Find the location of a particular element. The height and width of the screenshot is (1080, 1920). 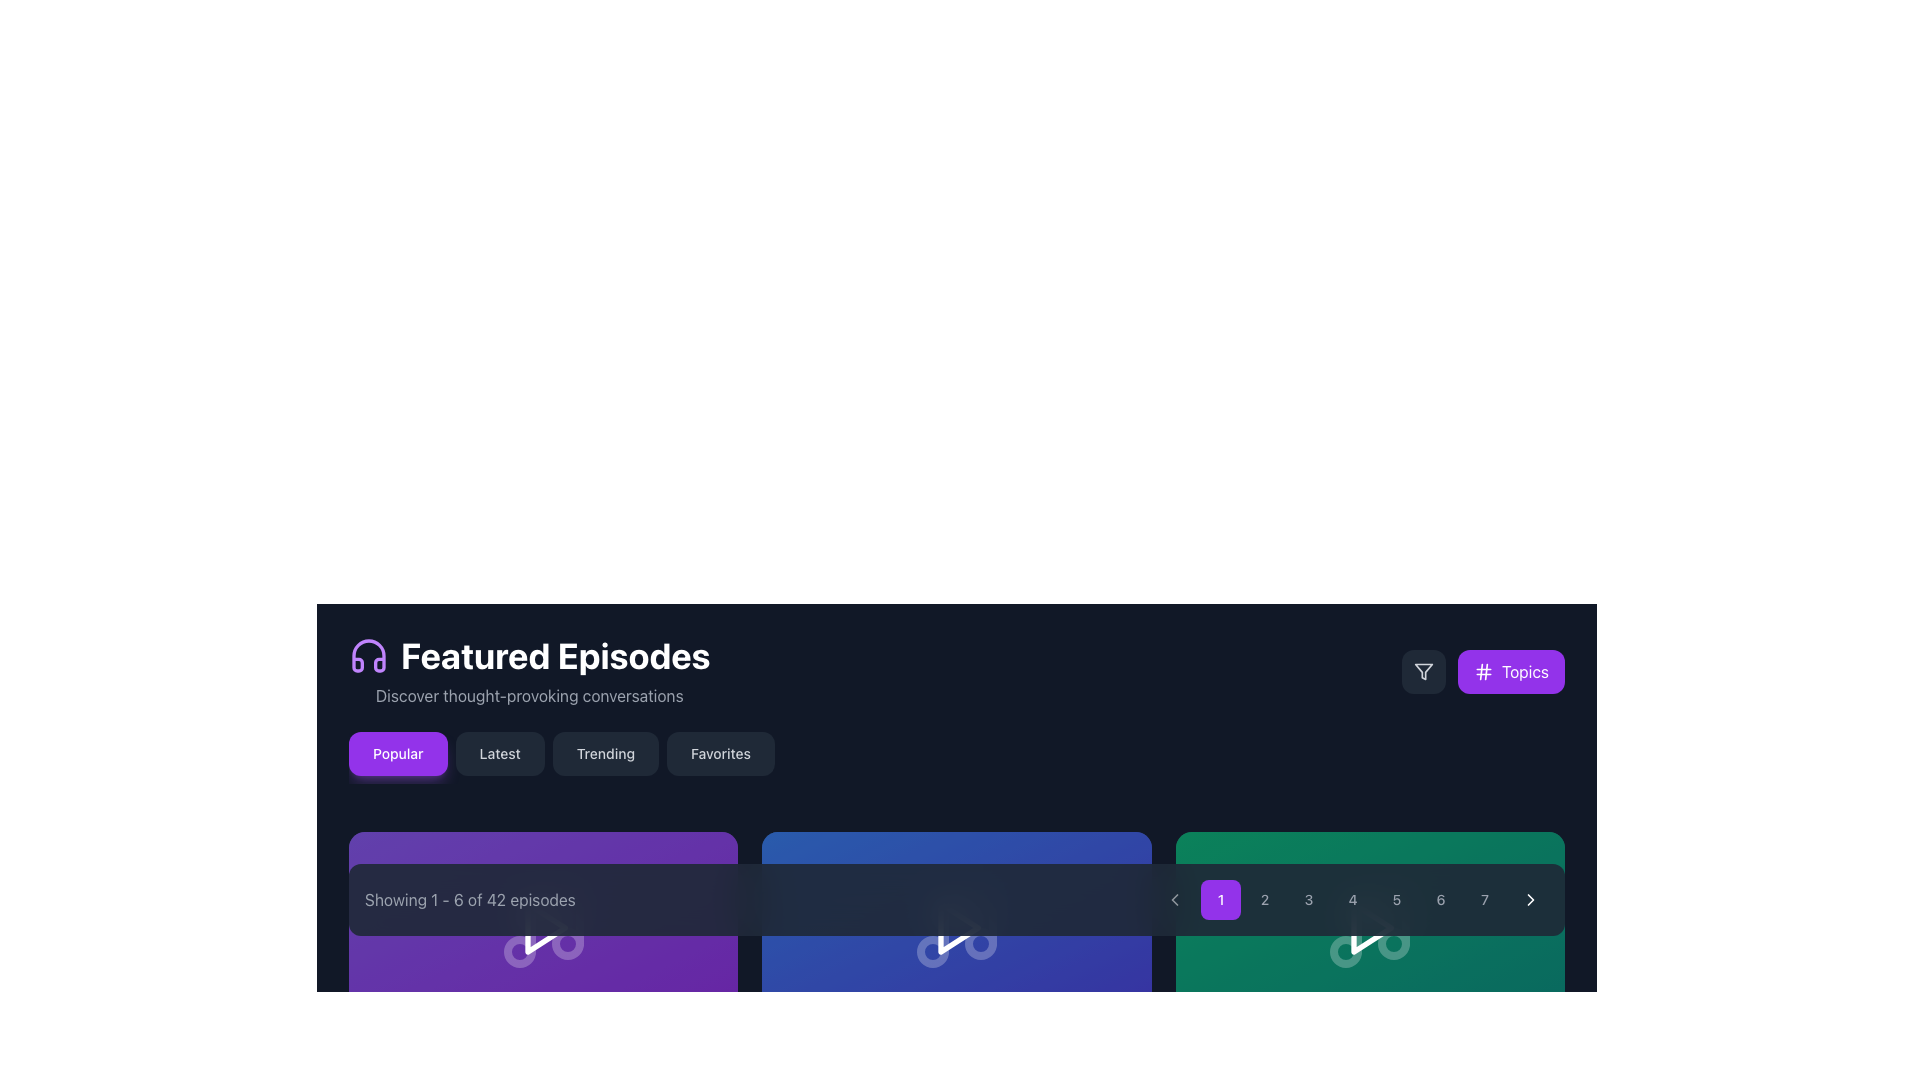

the square button with rounded corners and a funnel icon at its center is located at coordinates (1422, 671).